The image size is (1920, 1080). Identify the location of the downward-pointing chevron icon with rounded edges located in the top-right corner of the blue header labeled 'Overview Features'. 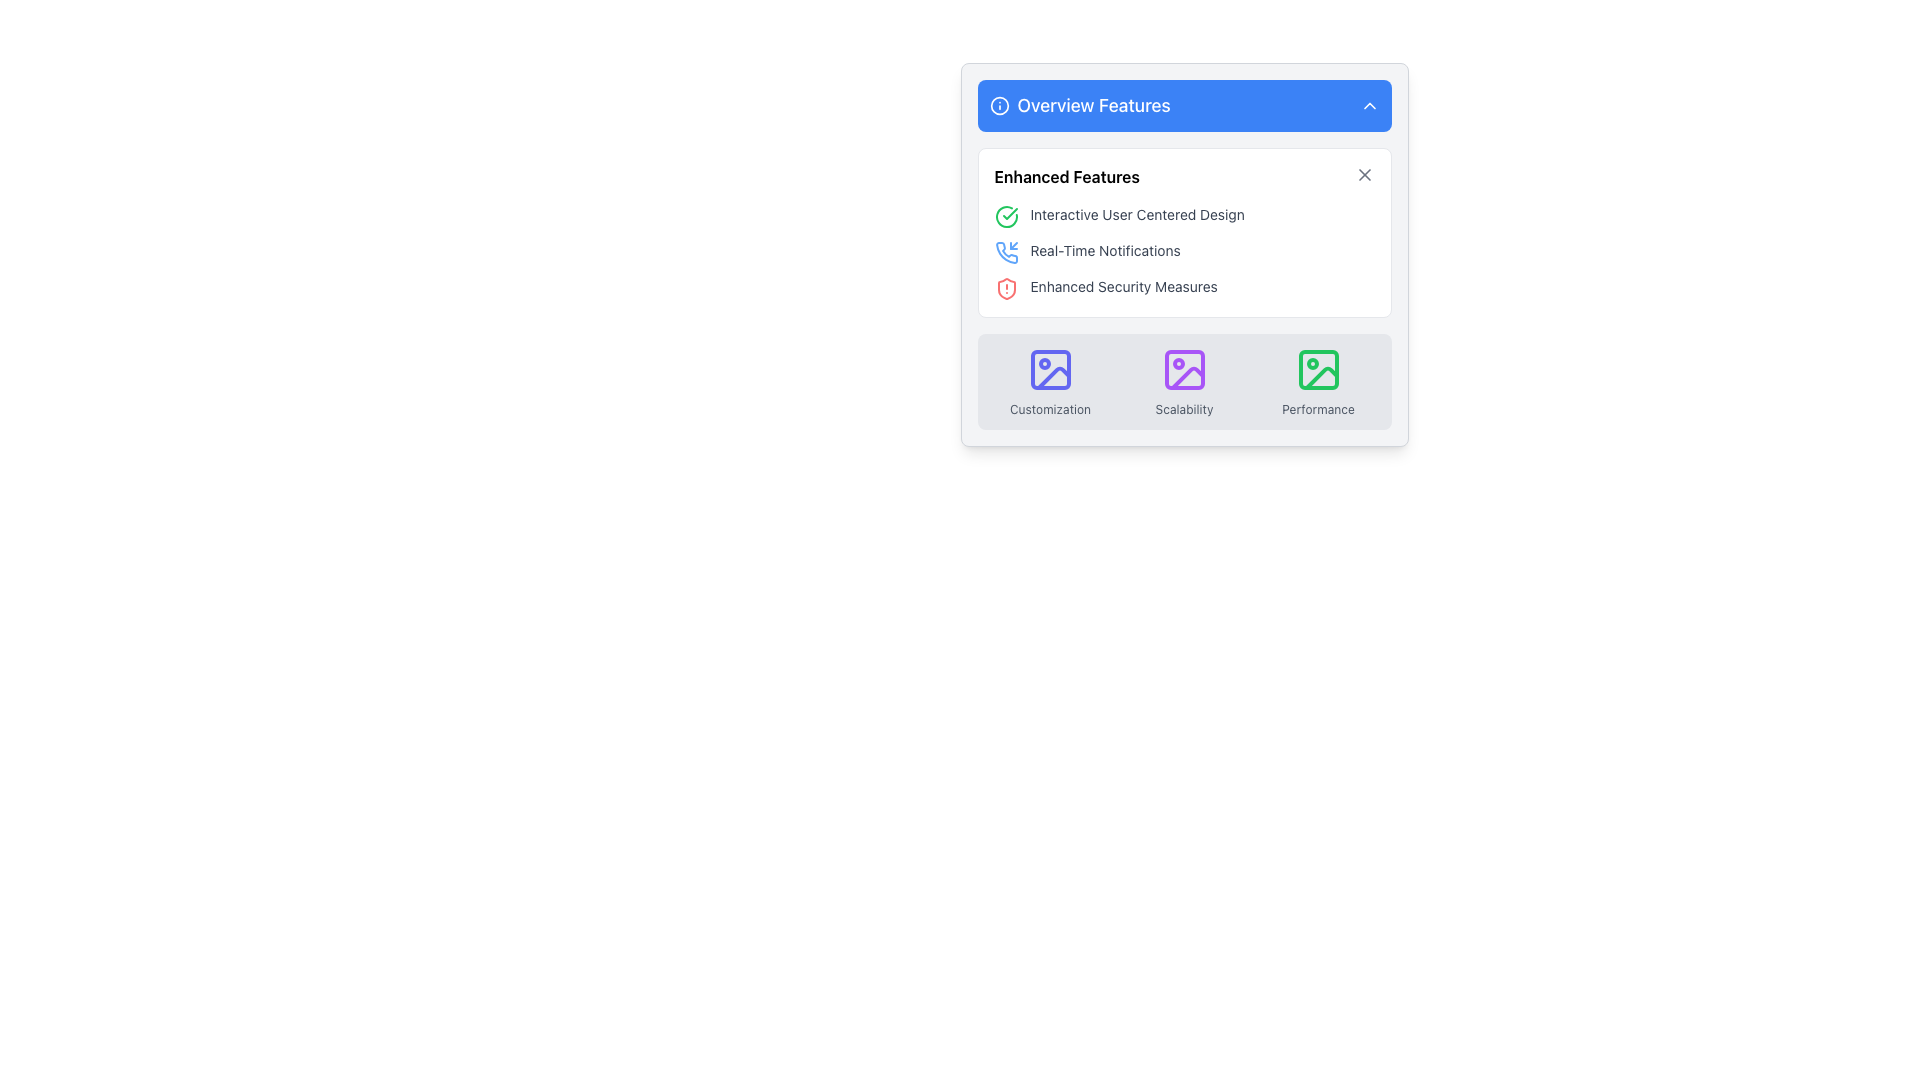
(1368, 105).